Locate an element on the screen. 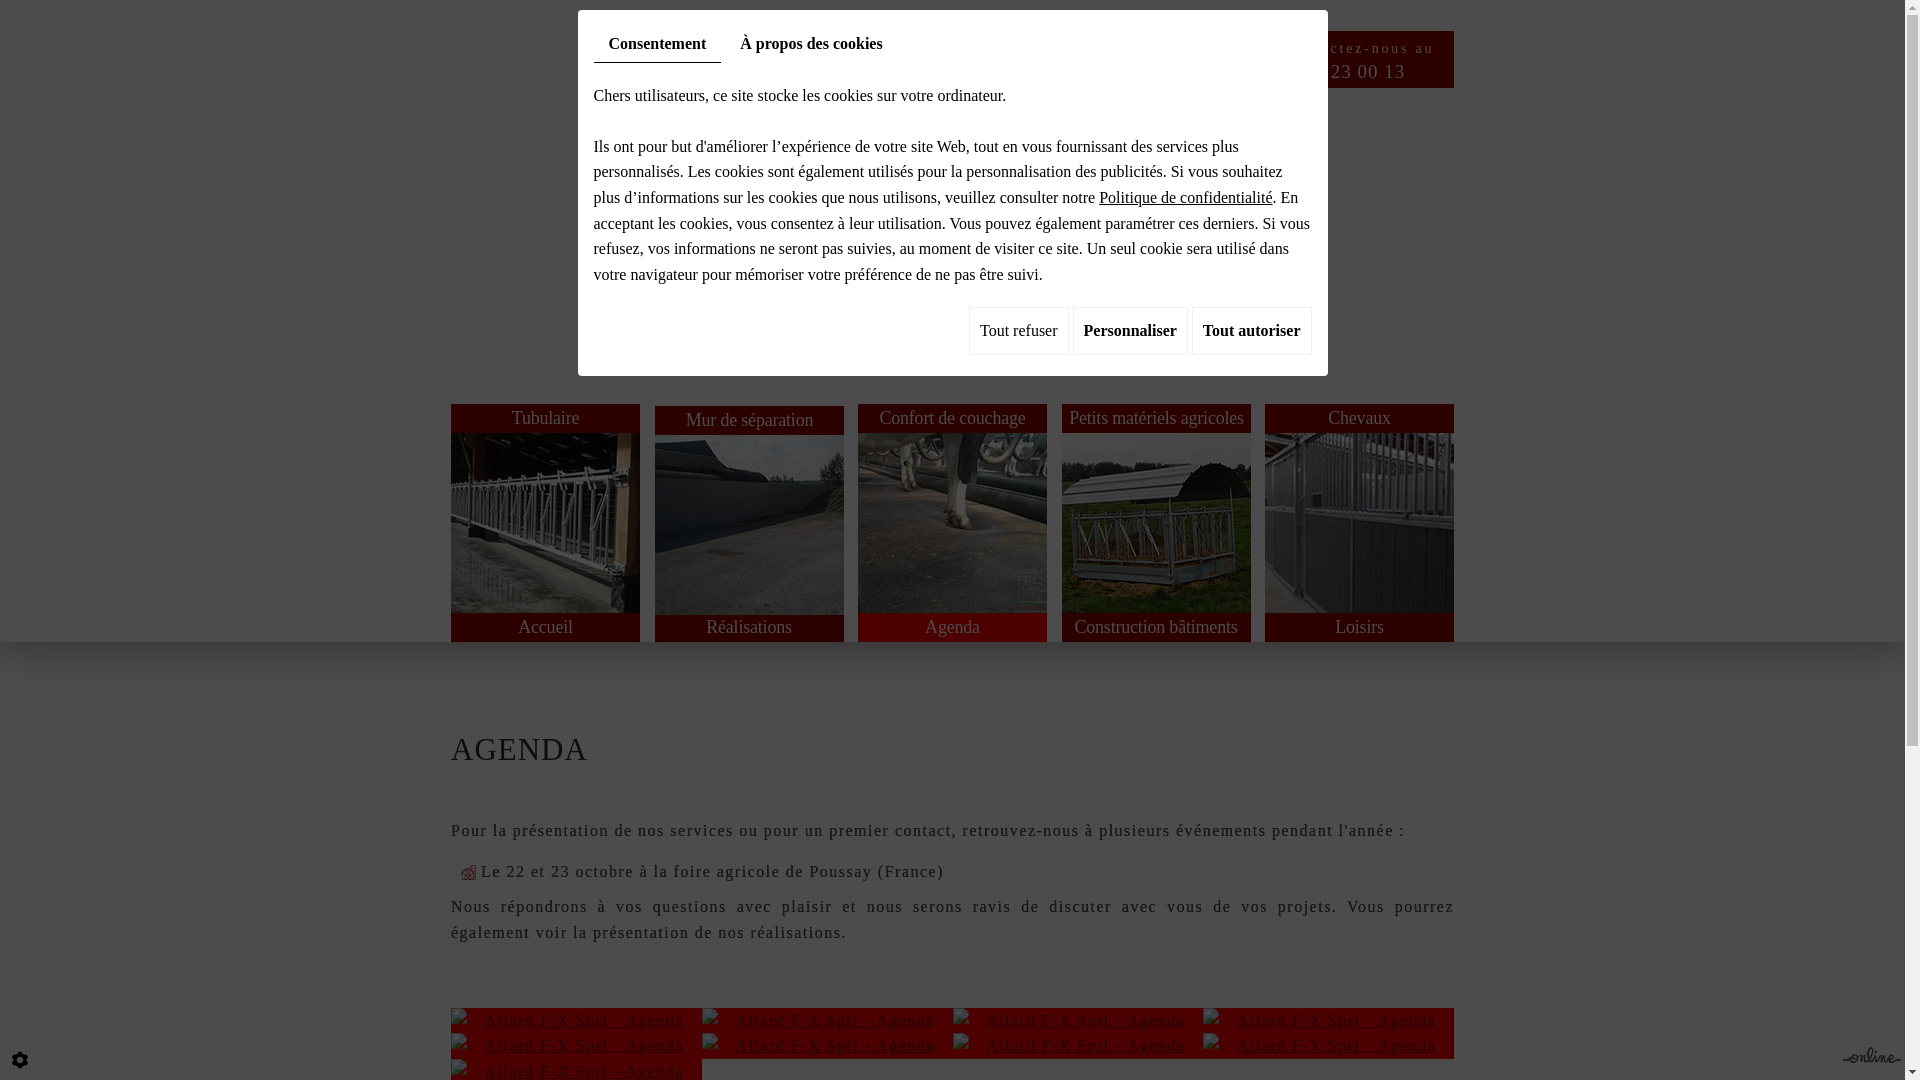 The image size is (1920, 1080). 'Personnaliser' is located at coordinates (1130, 330).